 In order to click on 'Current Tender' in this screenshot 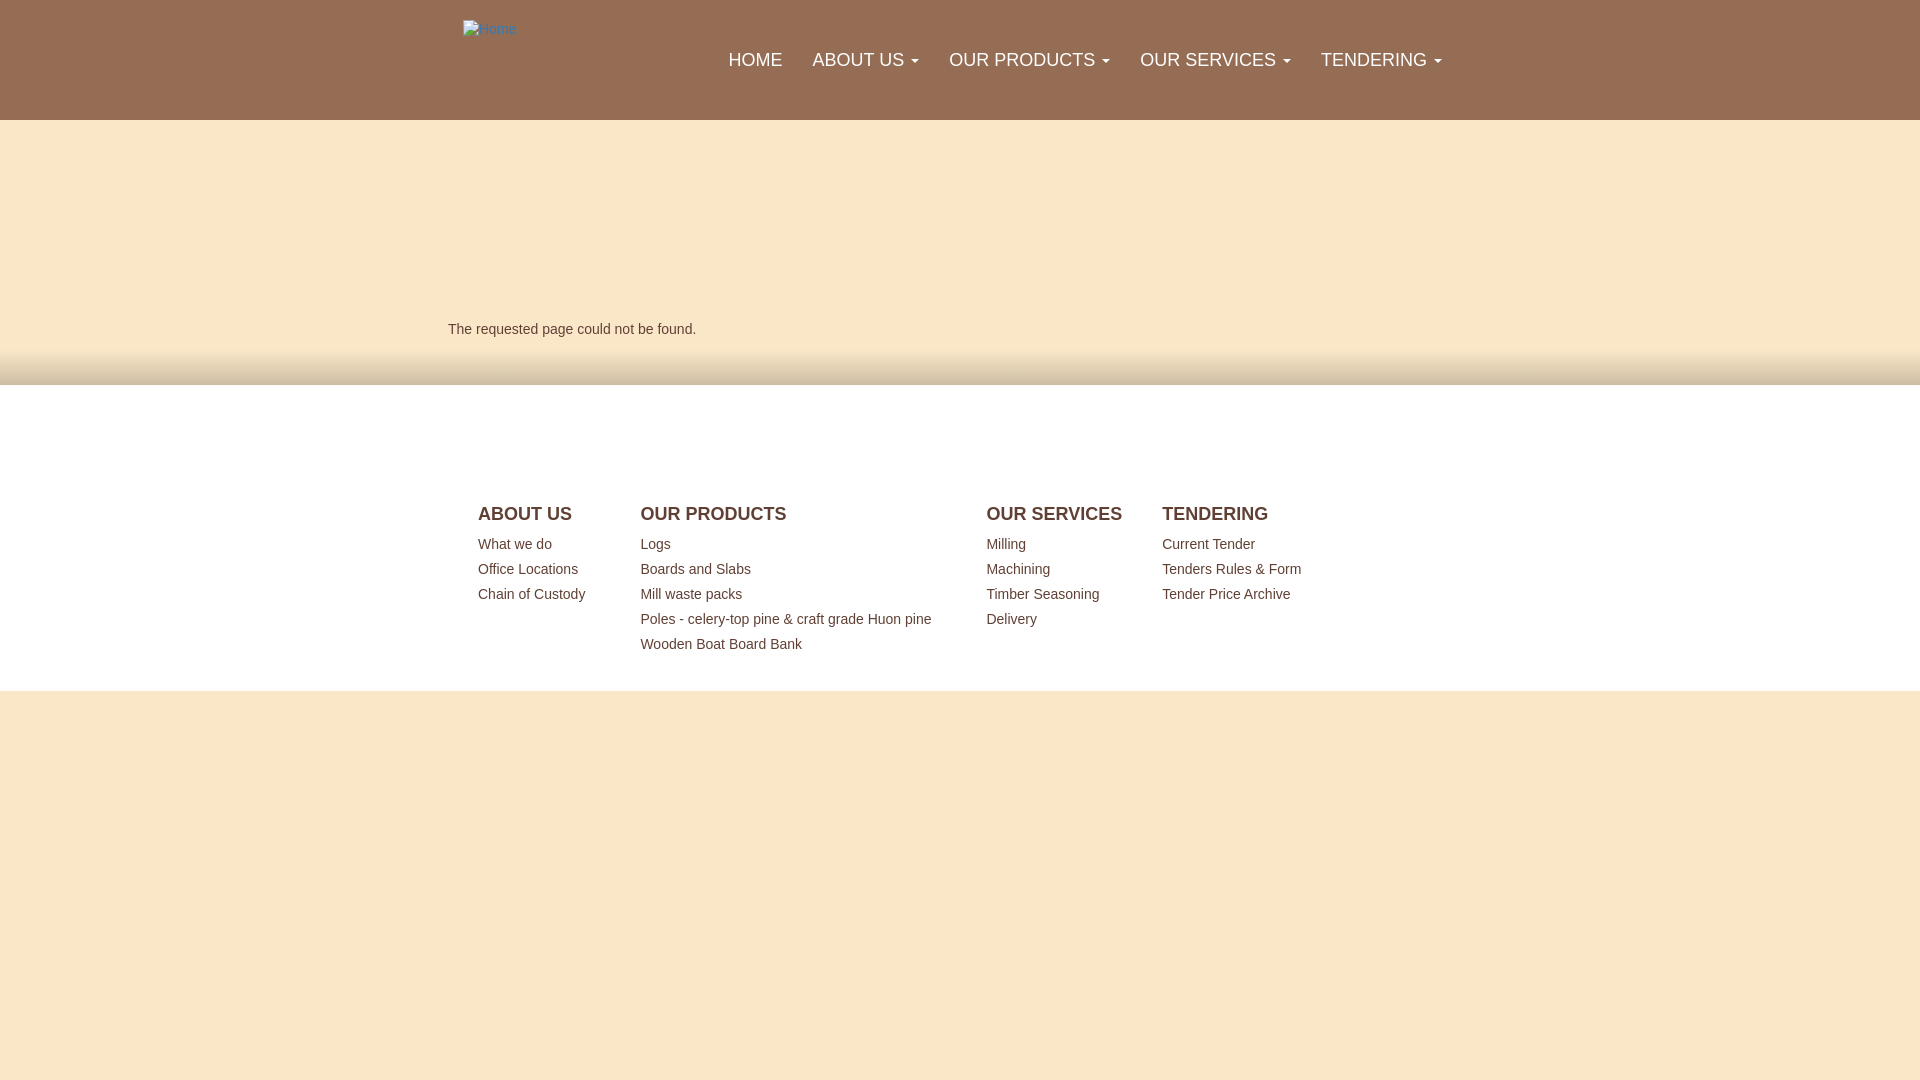, I will do `click(1237, 542)`.